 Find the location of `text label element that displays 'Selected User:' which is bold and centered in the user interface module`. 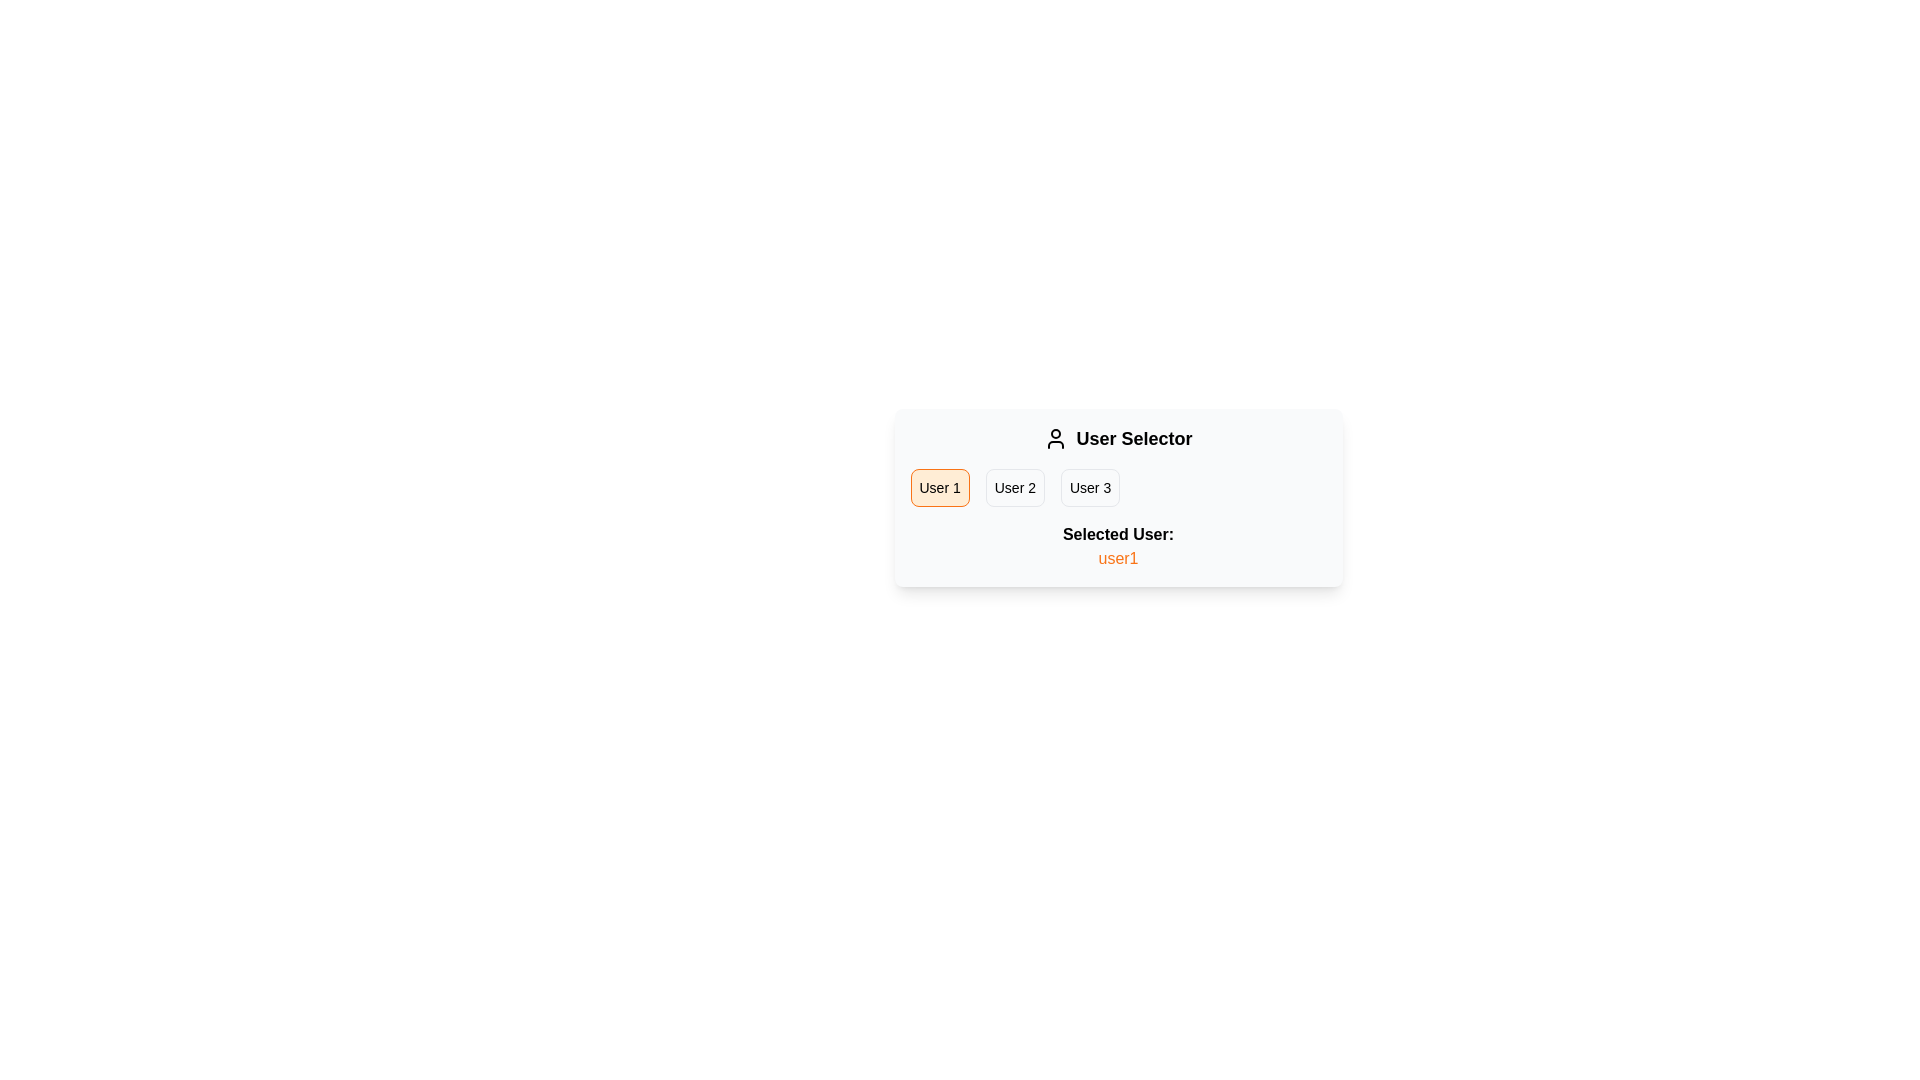

text label element that displays 'Selected User:' which is bold and centered in the user interface module is located at coordinates (1117, 534).